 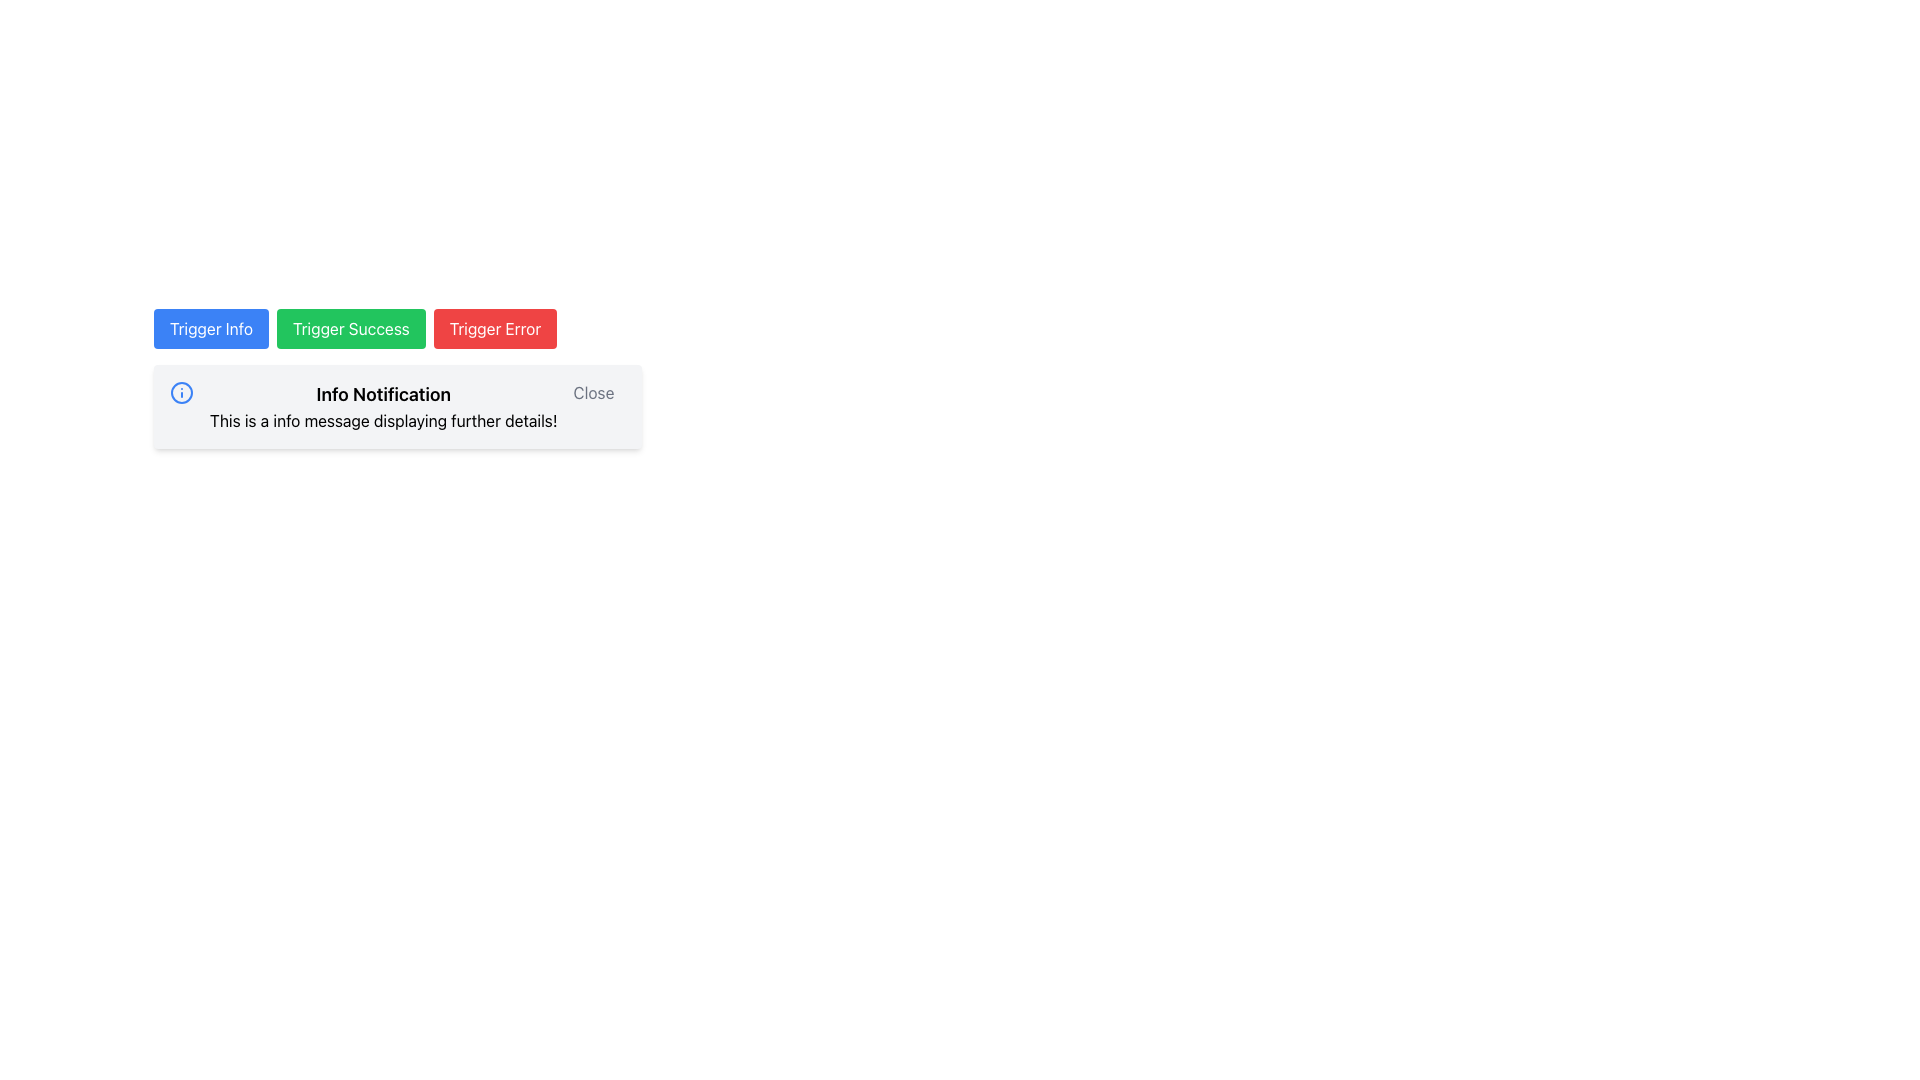 What do you see at coordinates (495, 327) in the screenshot?
I see `the error-triggering button located in the upper central portion of the interface, which is the third button in a horizontal row next to the 'Trigger Info' and 'Trigger Success' buttons` at bounding box center [495, 327].